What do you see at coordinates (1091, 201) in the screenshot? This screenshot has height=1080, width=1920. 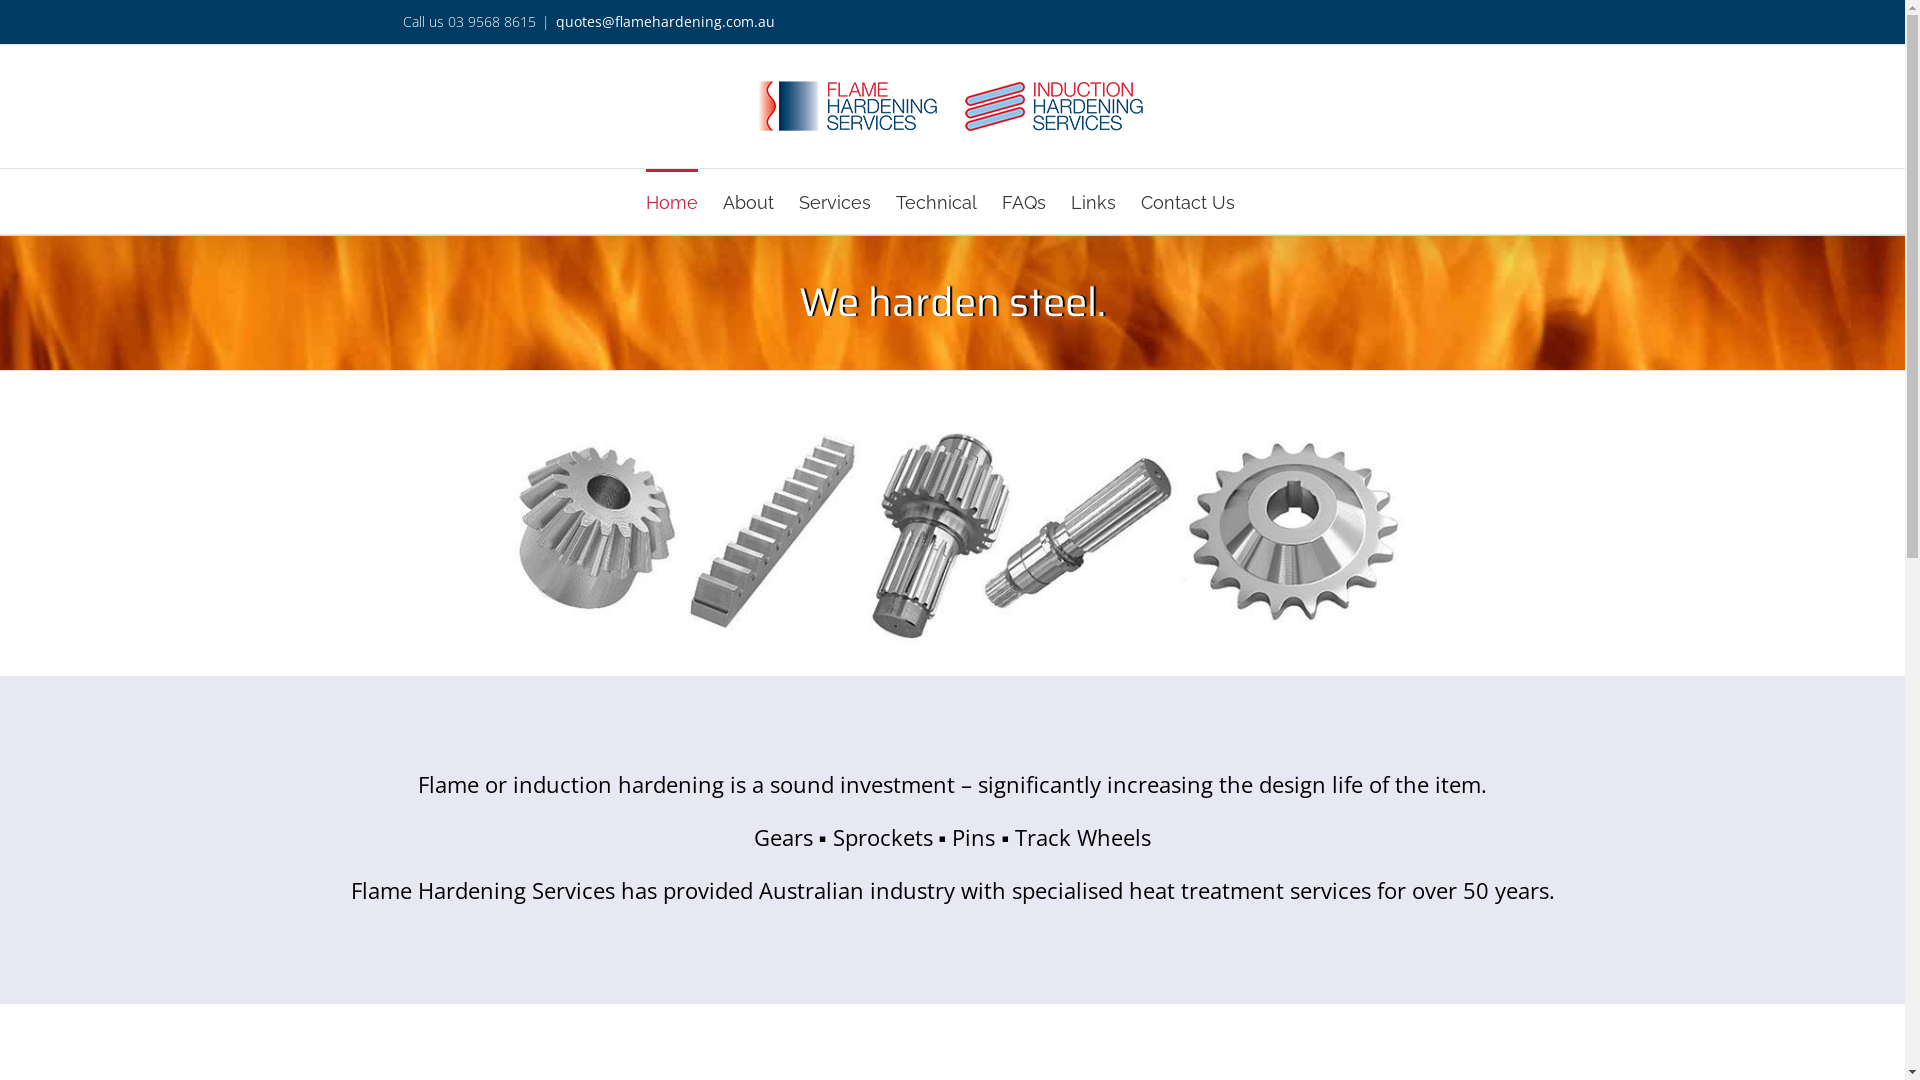 I see `'Links'` at bounding box center [1091, 201].